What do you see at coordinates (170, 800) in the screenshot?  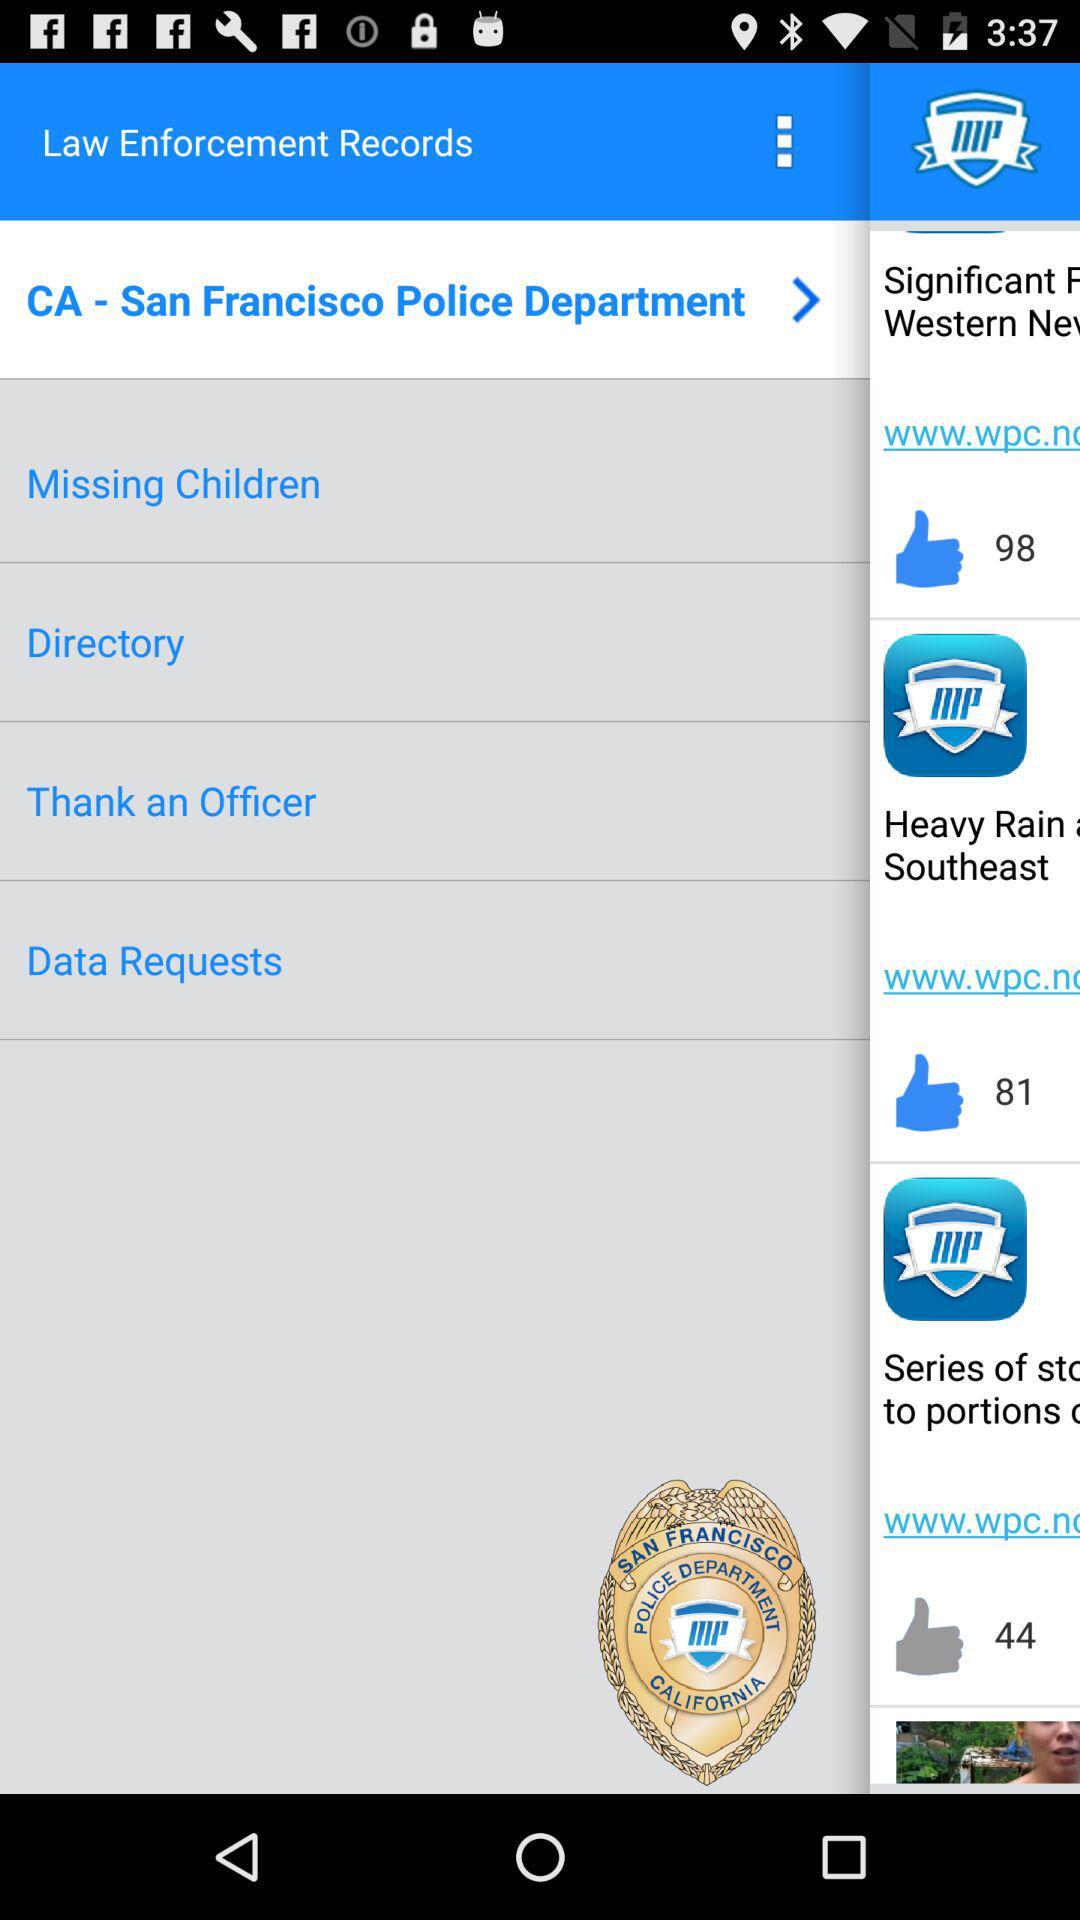 I see `thank an officer icon` at bounding box center [170, 800].